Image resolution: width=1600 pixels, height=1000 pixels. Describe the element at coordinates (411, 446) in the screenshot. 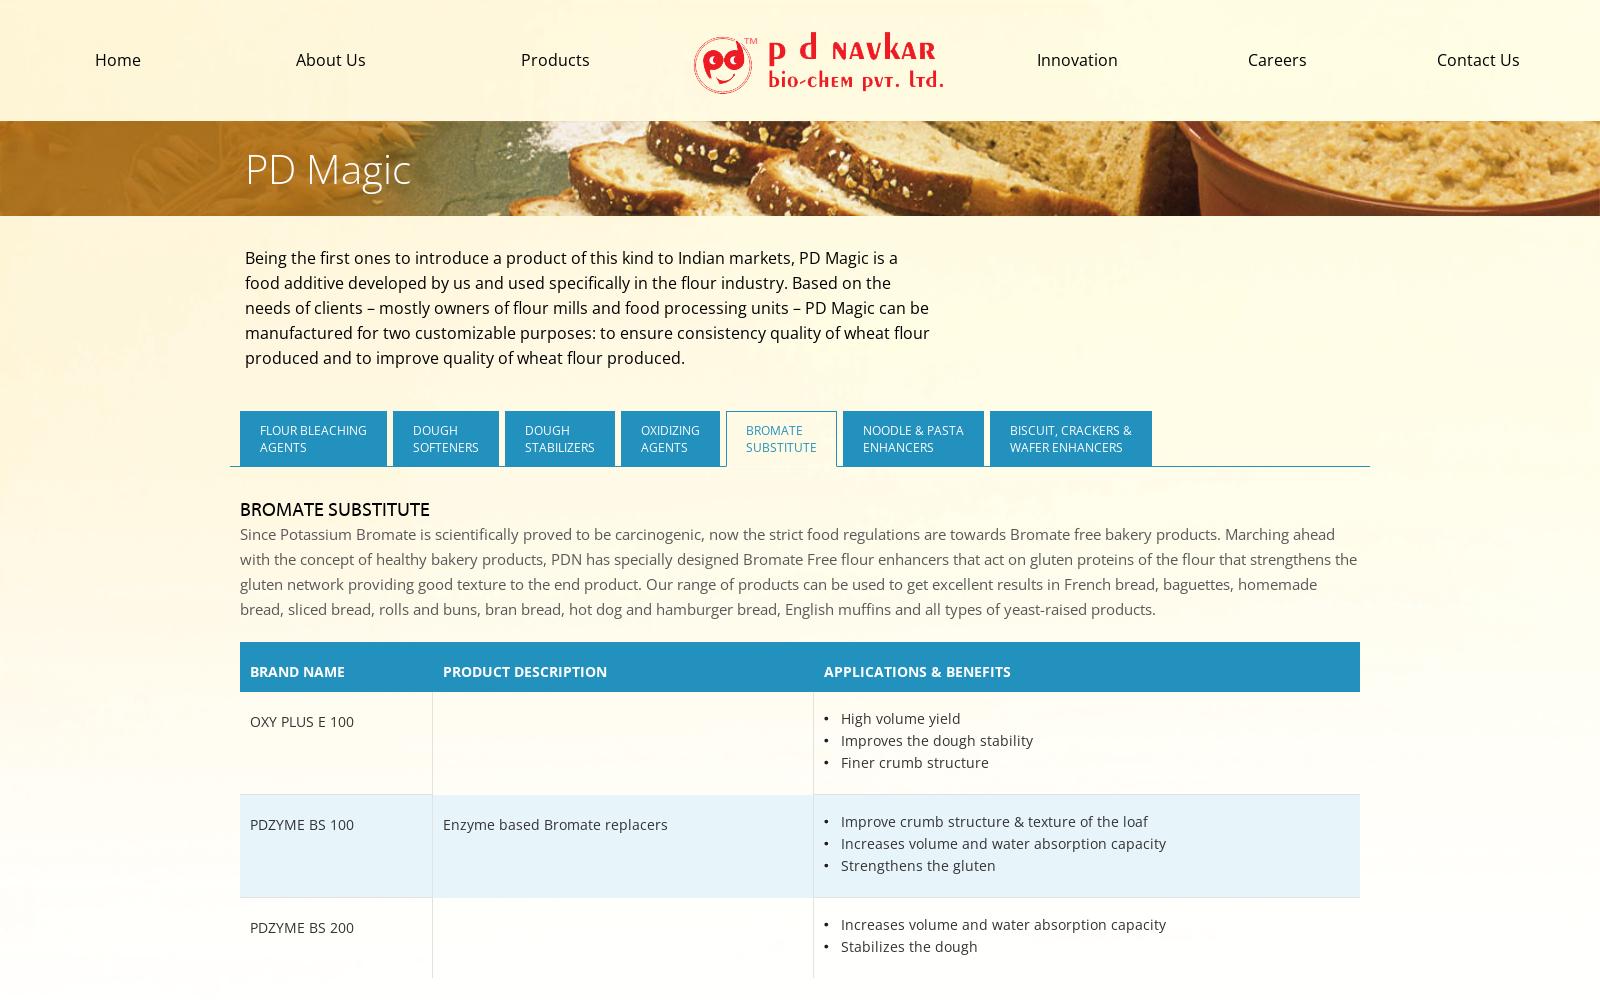

I see `'SOFTENERS'` at that location.